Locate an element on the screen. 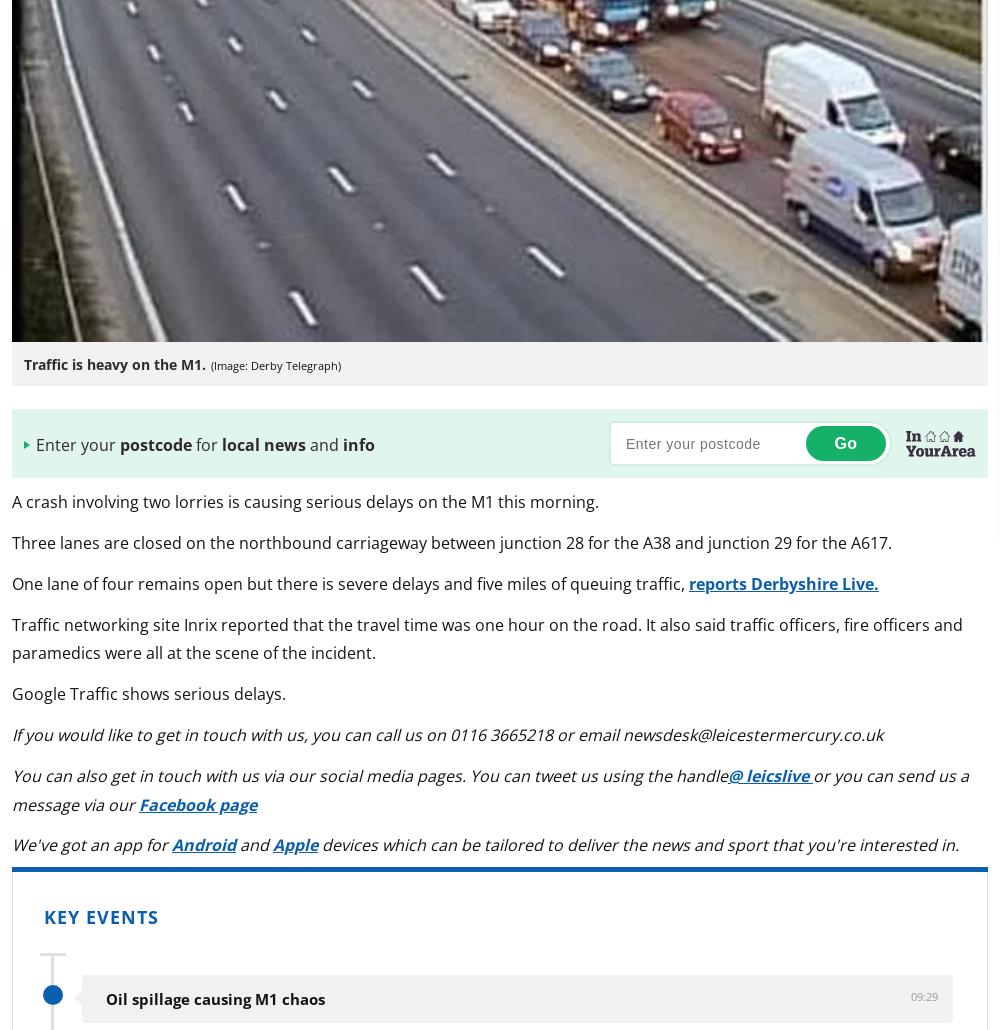  '(Image: Derby Telegraph)' is located at coordinates (274, 364).